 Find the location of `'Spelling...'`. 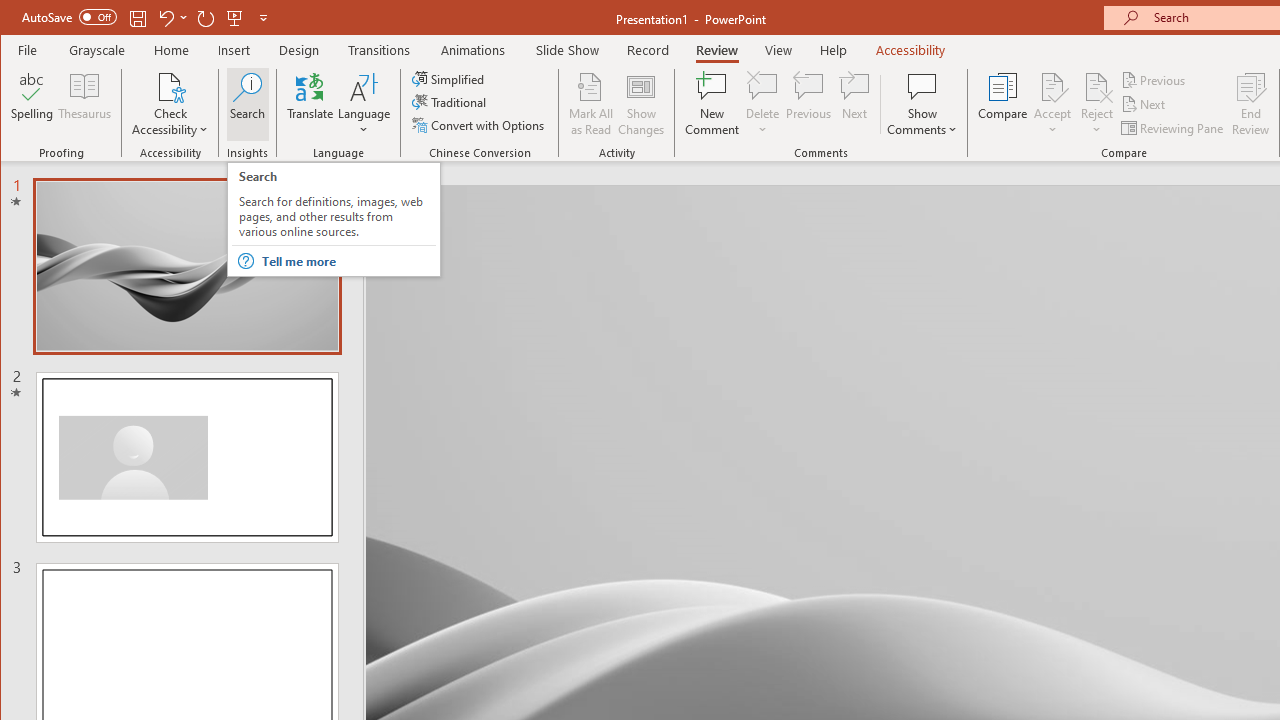

'Spelling...' is located at coordinates (32, 104).